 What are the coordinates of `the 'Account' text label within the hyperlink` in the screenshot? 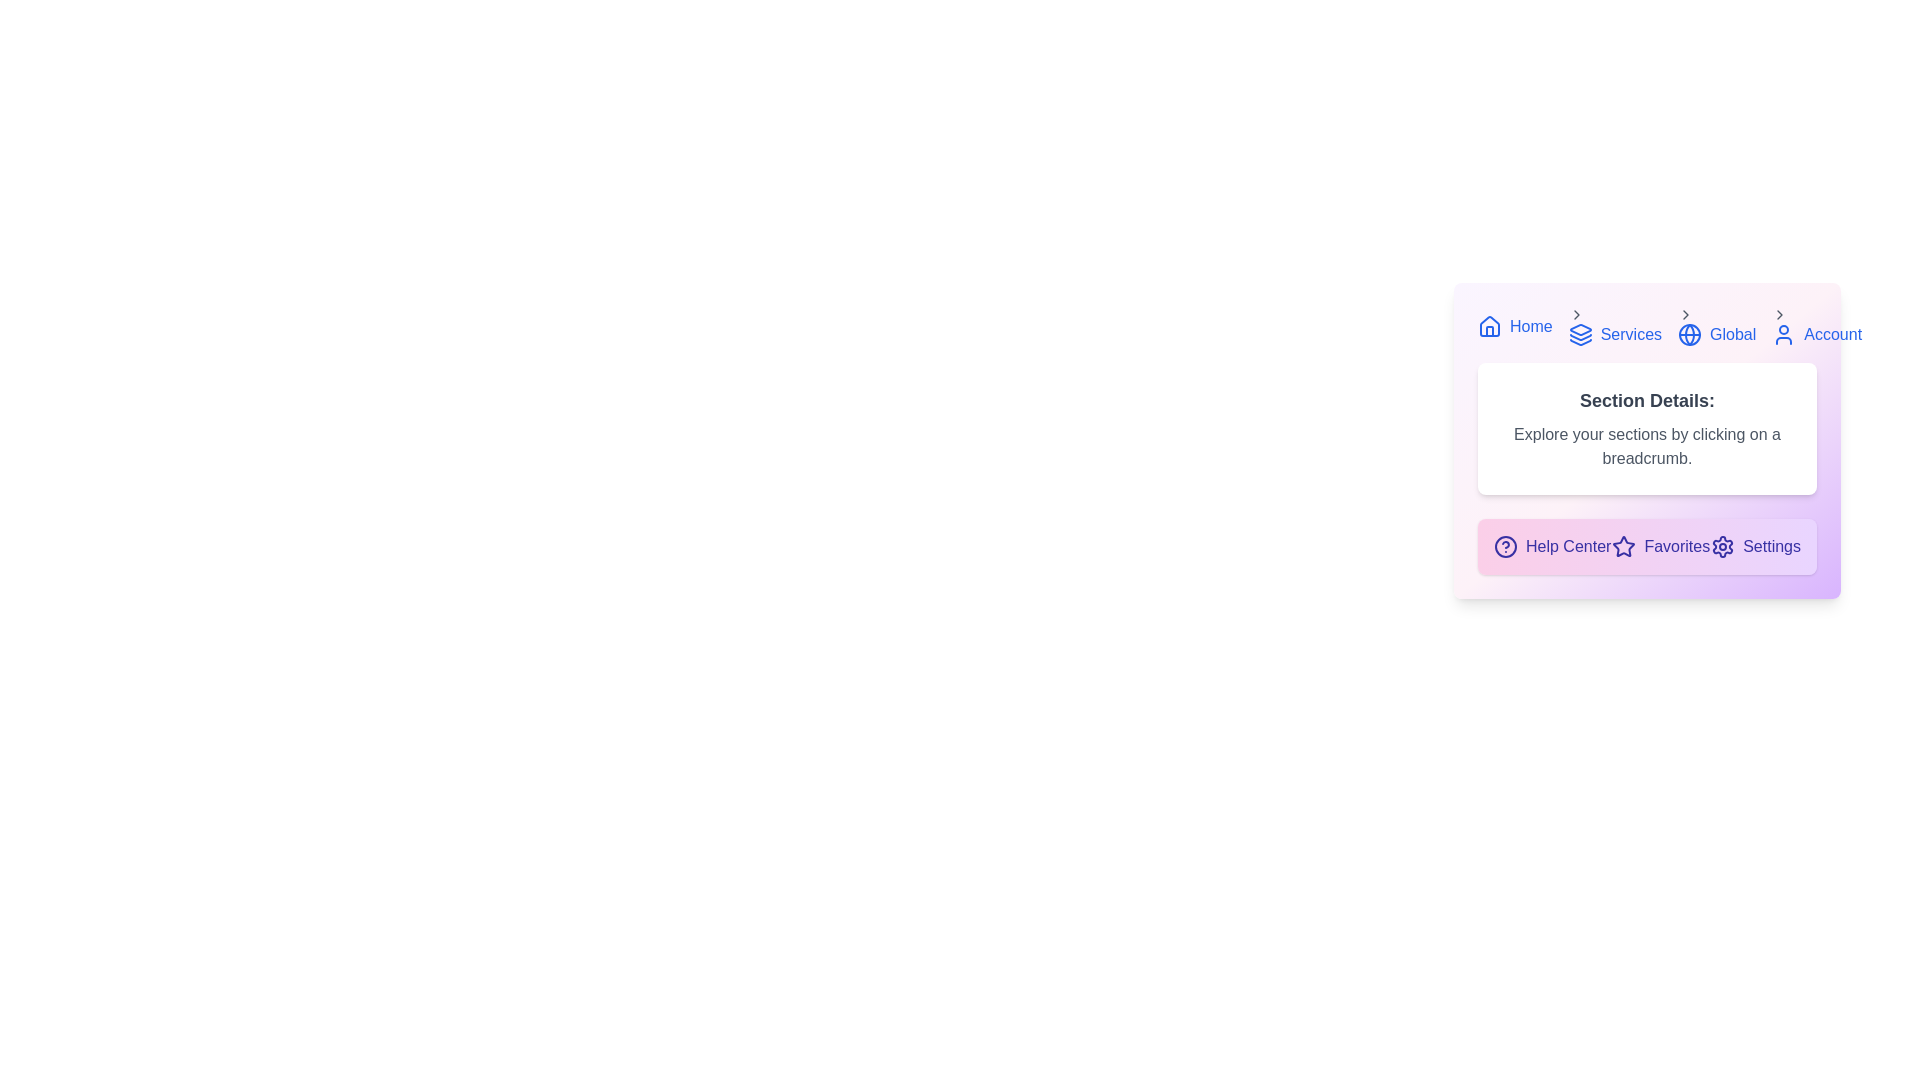 It's located at (1833, 334).